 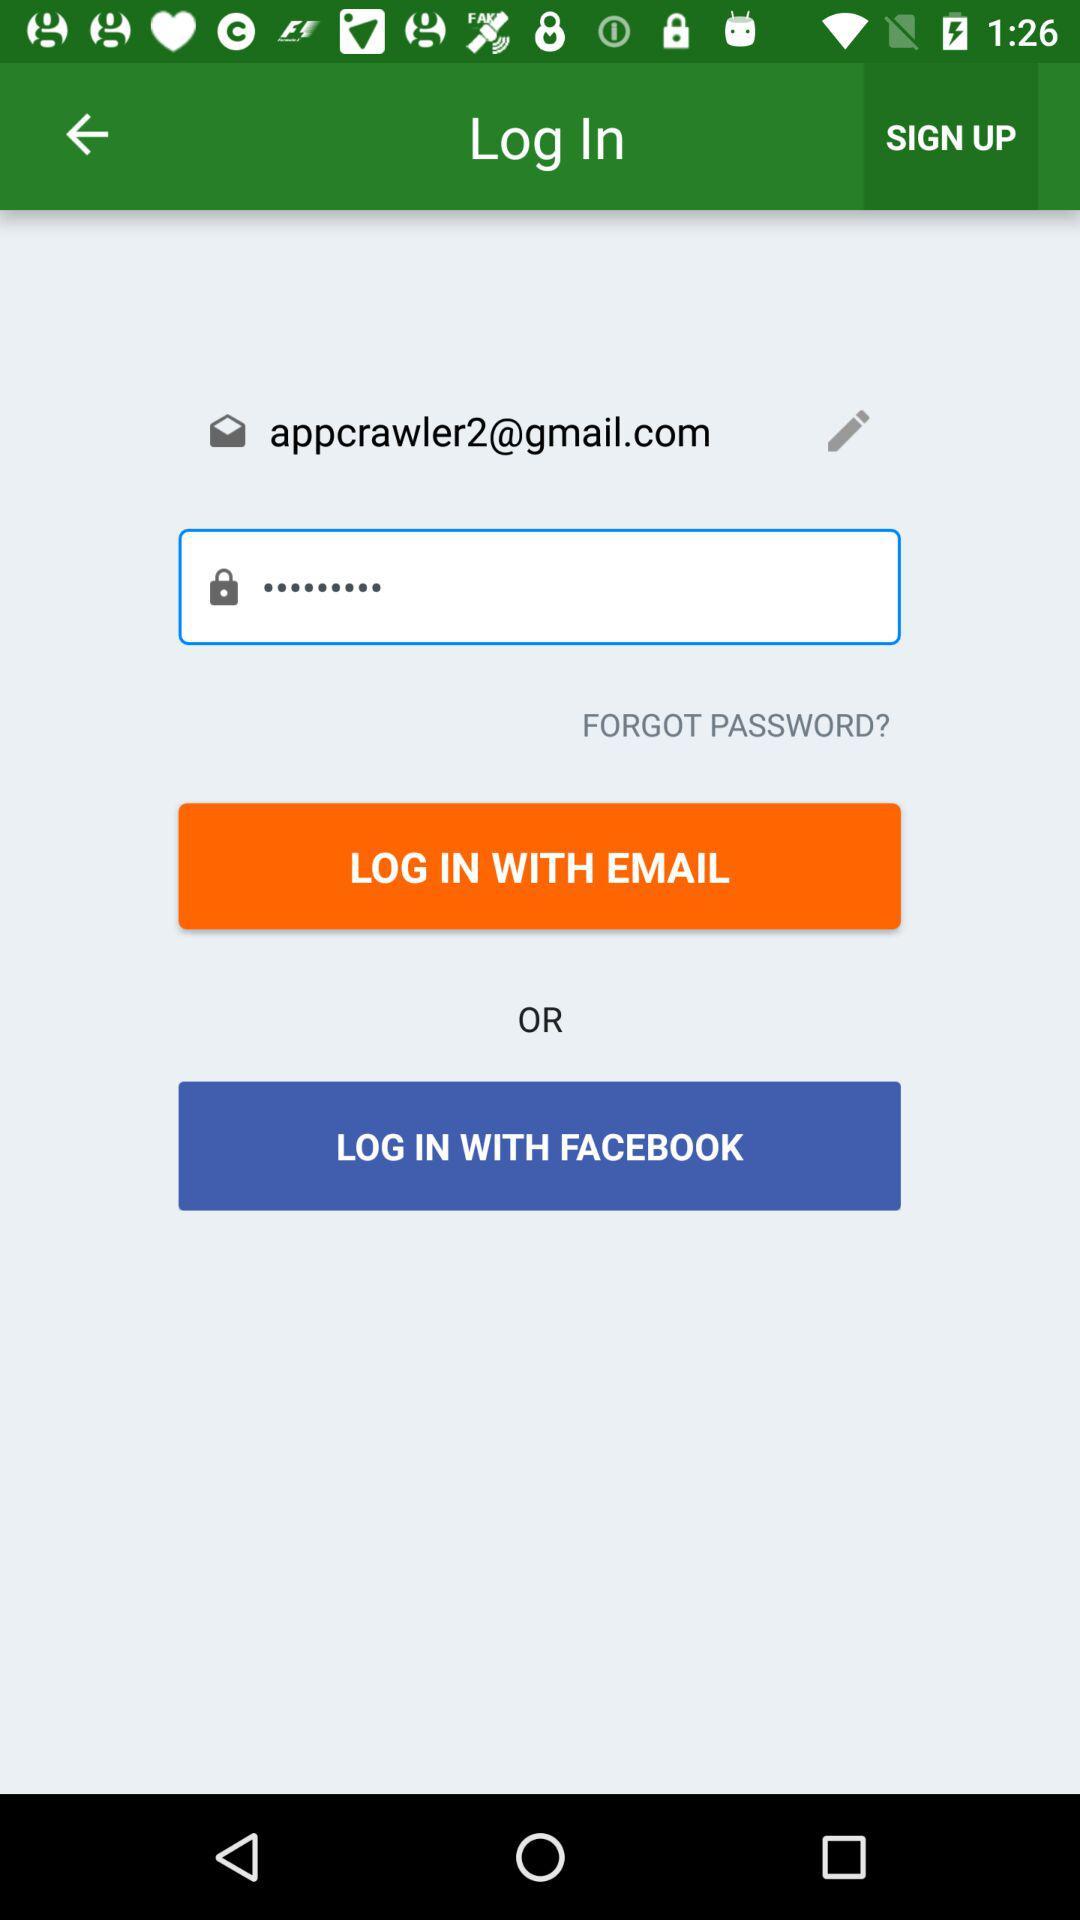 I want to click on item above the forgot password? icon, so click(x=538, y=585).